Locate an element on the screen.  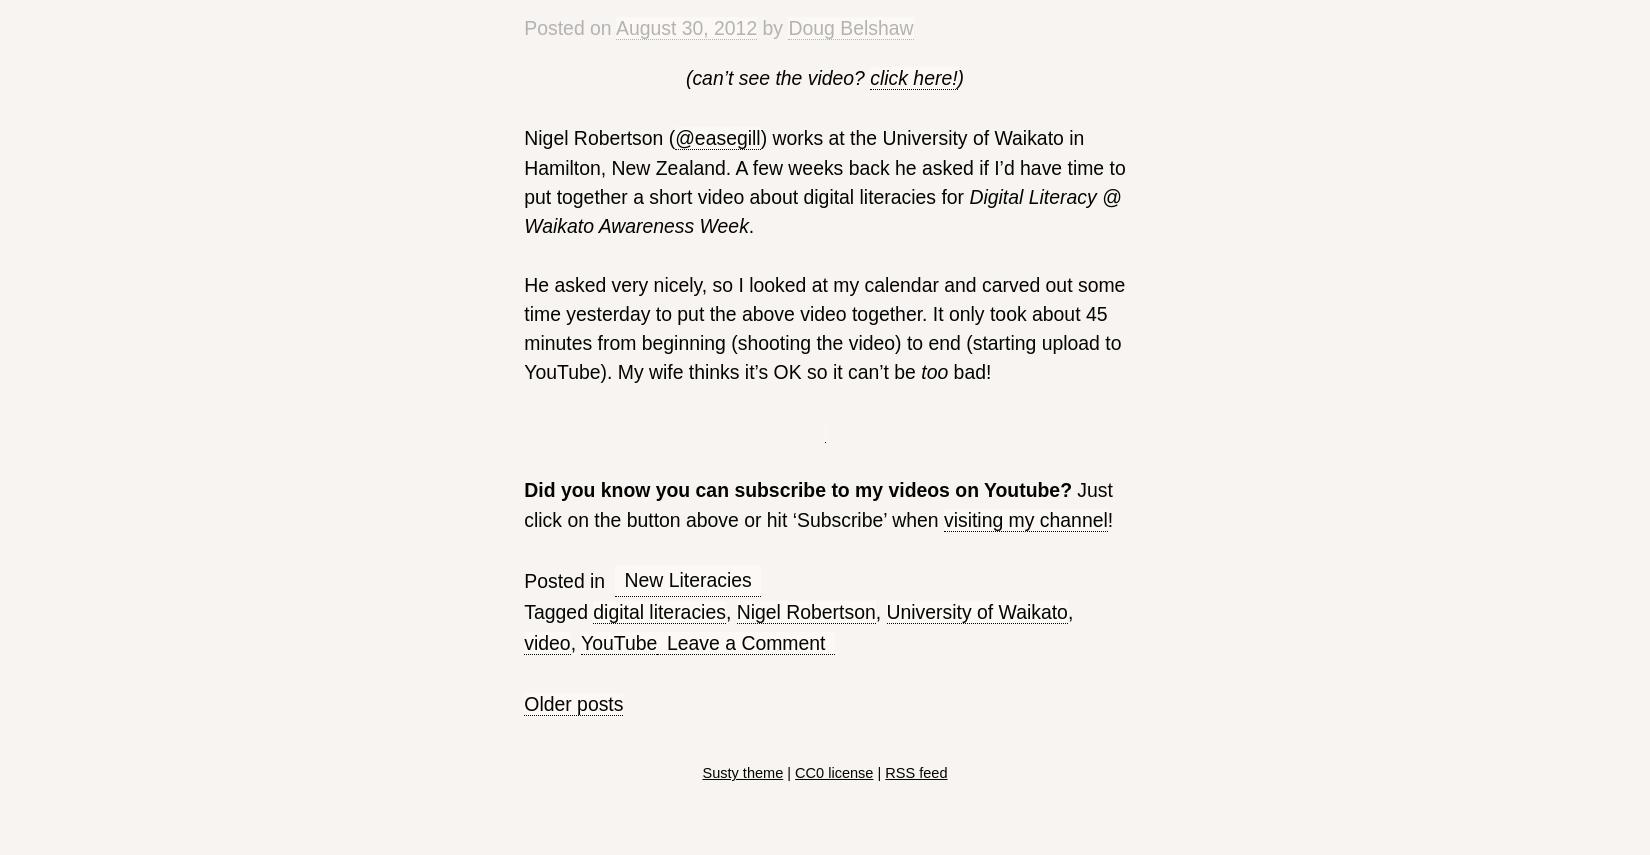
'Susty theme' is located at coordinates (741, 772).